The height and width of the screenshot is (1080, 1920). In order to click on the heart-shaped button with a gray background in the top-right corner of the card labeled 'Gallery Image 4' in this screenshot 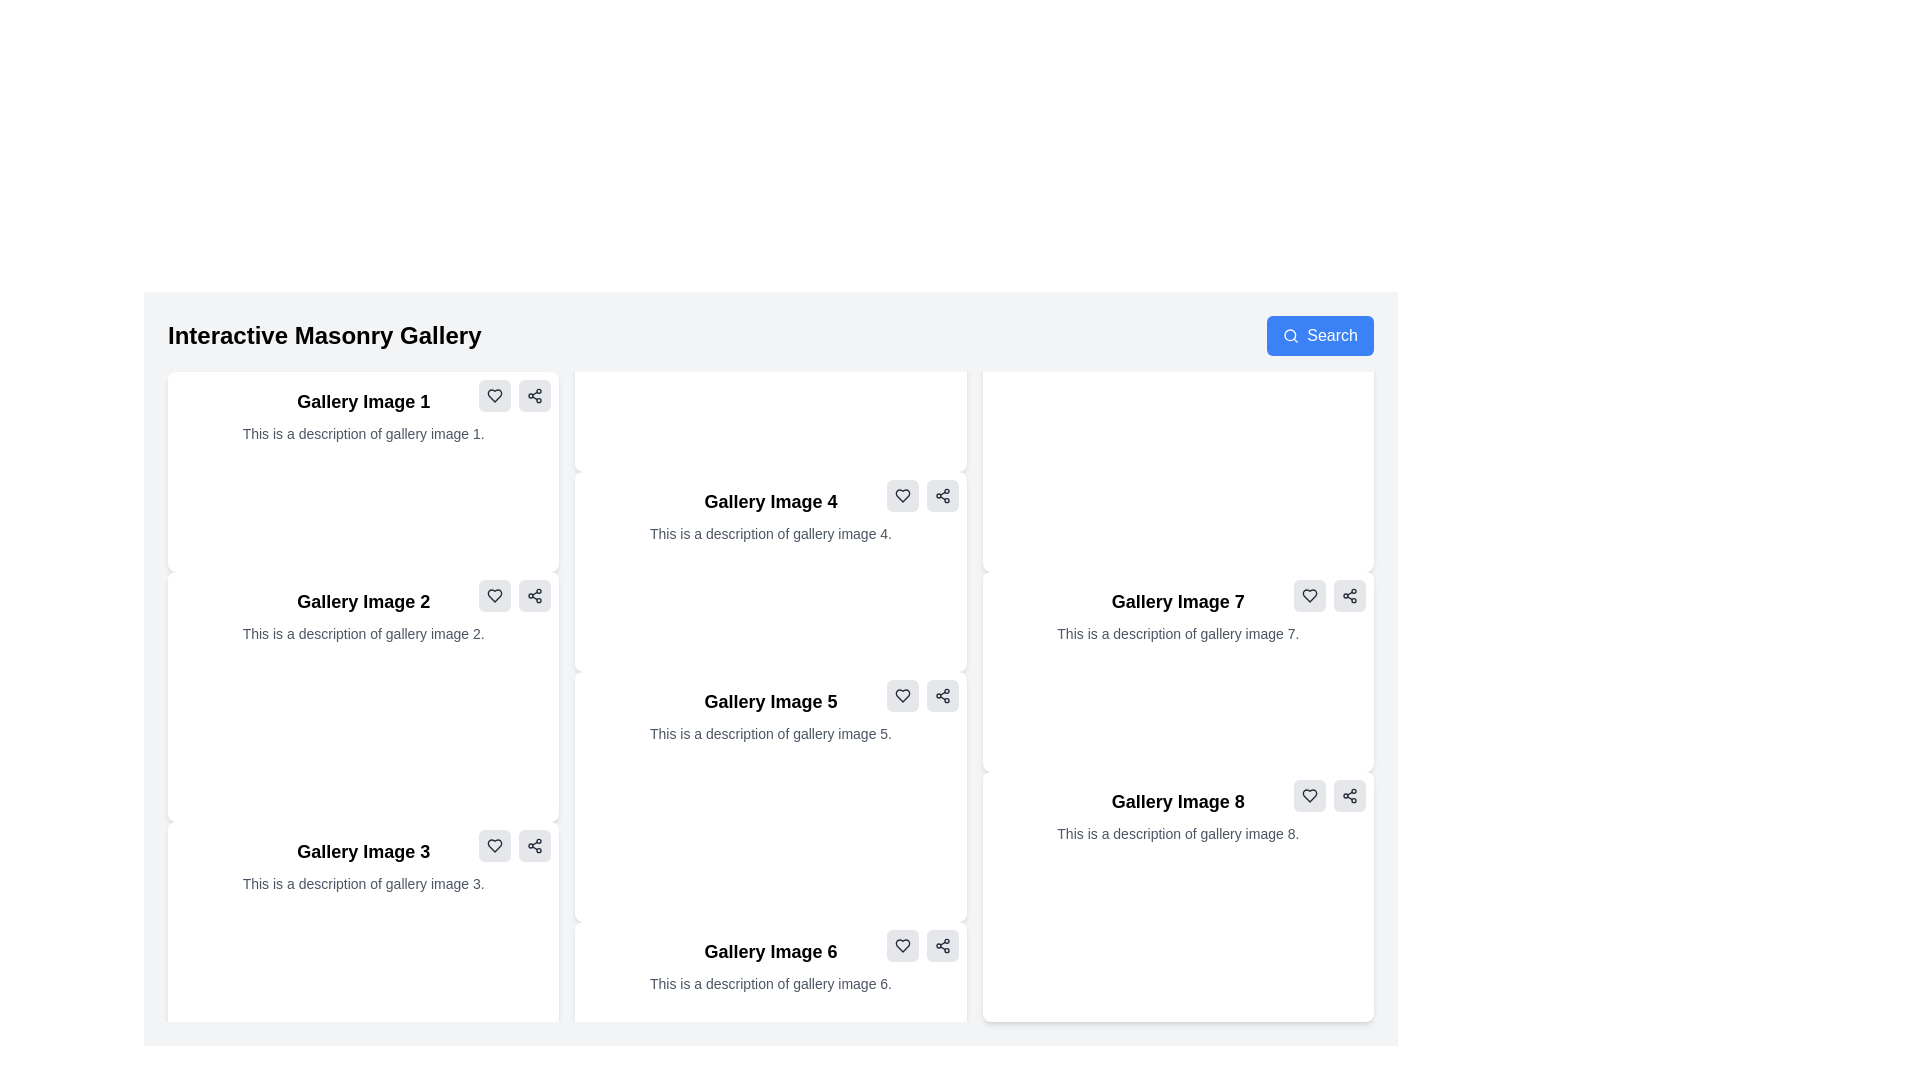, I will do `click(901, 495)`.